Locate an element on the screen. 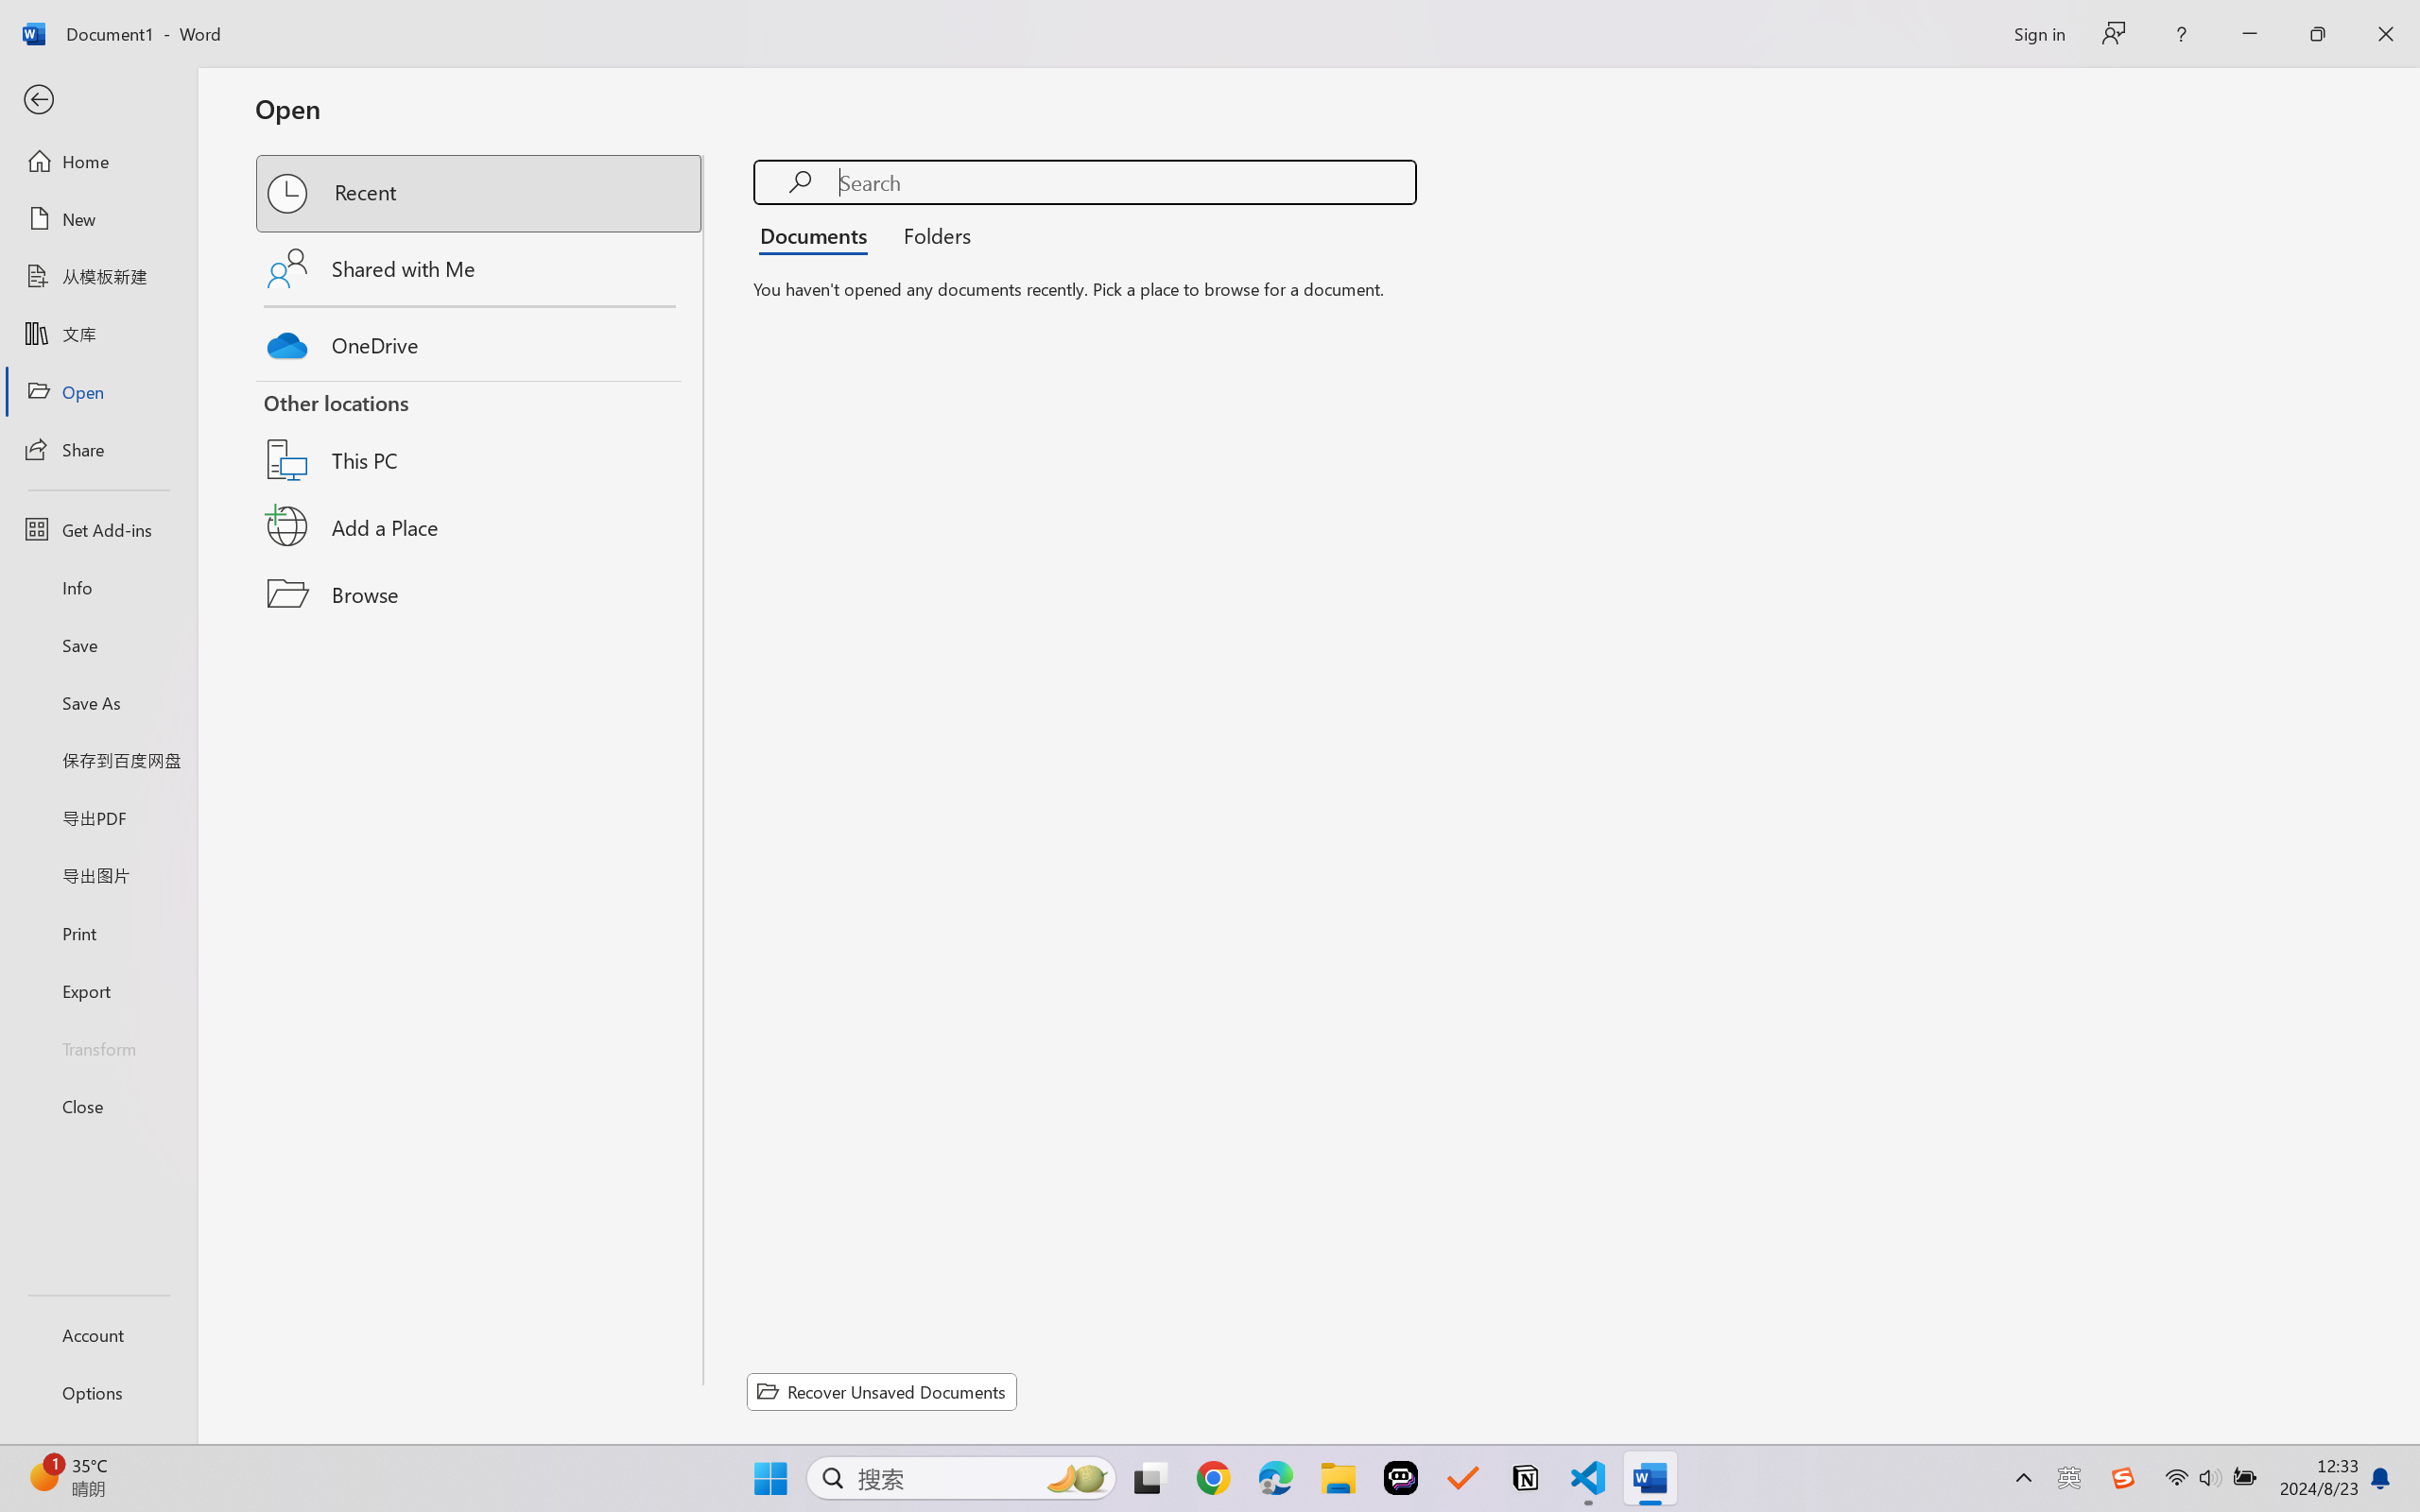 The width and height of the screenshot is (2420, 1512). 'Folders' is located at coordinates (931, 233).